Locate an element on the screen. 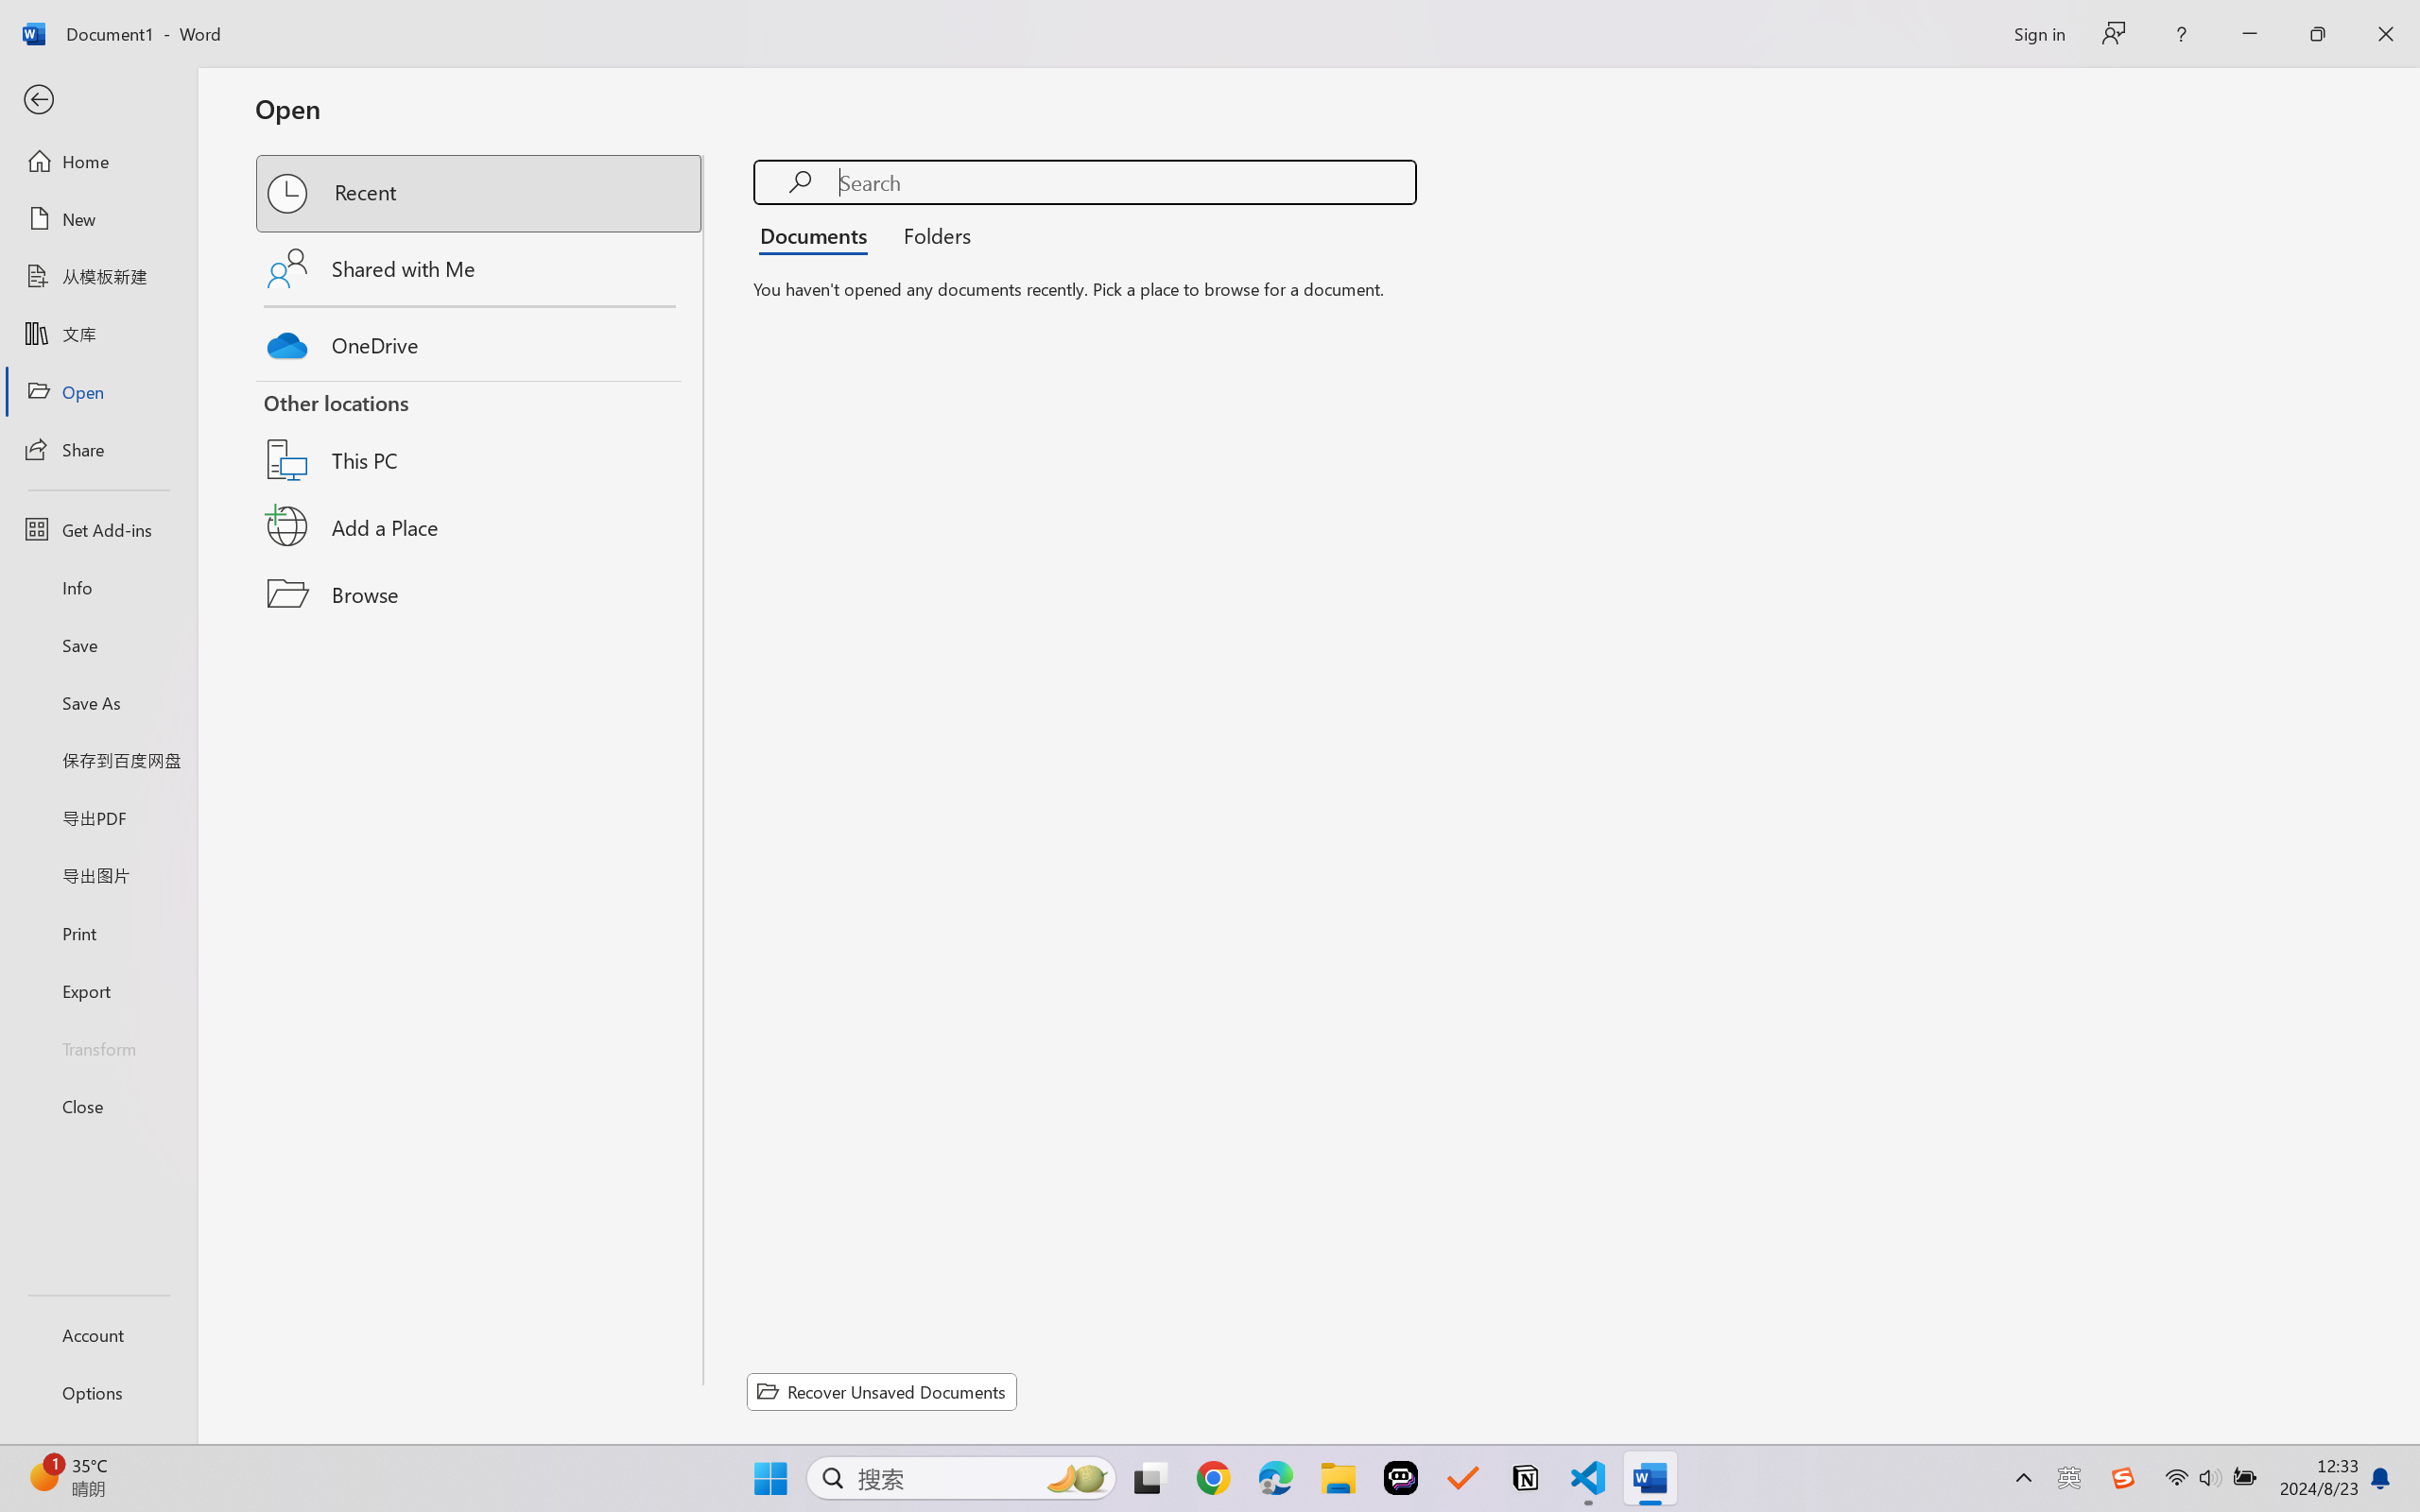 The width and height of the screenshot is (2420, 1512). 'Folders' is located at coordinates (931, 233).